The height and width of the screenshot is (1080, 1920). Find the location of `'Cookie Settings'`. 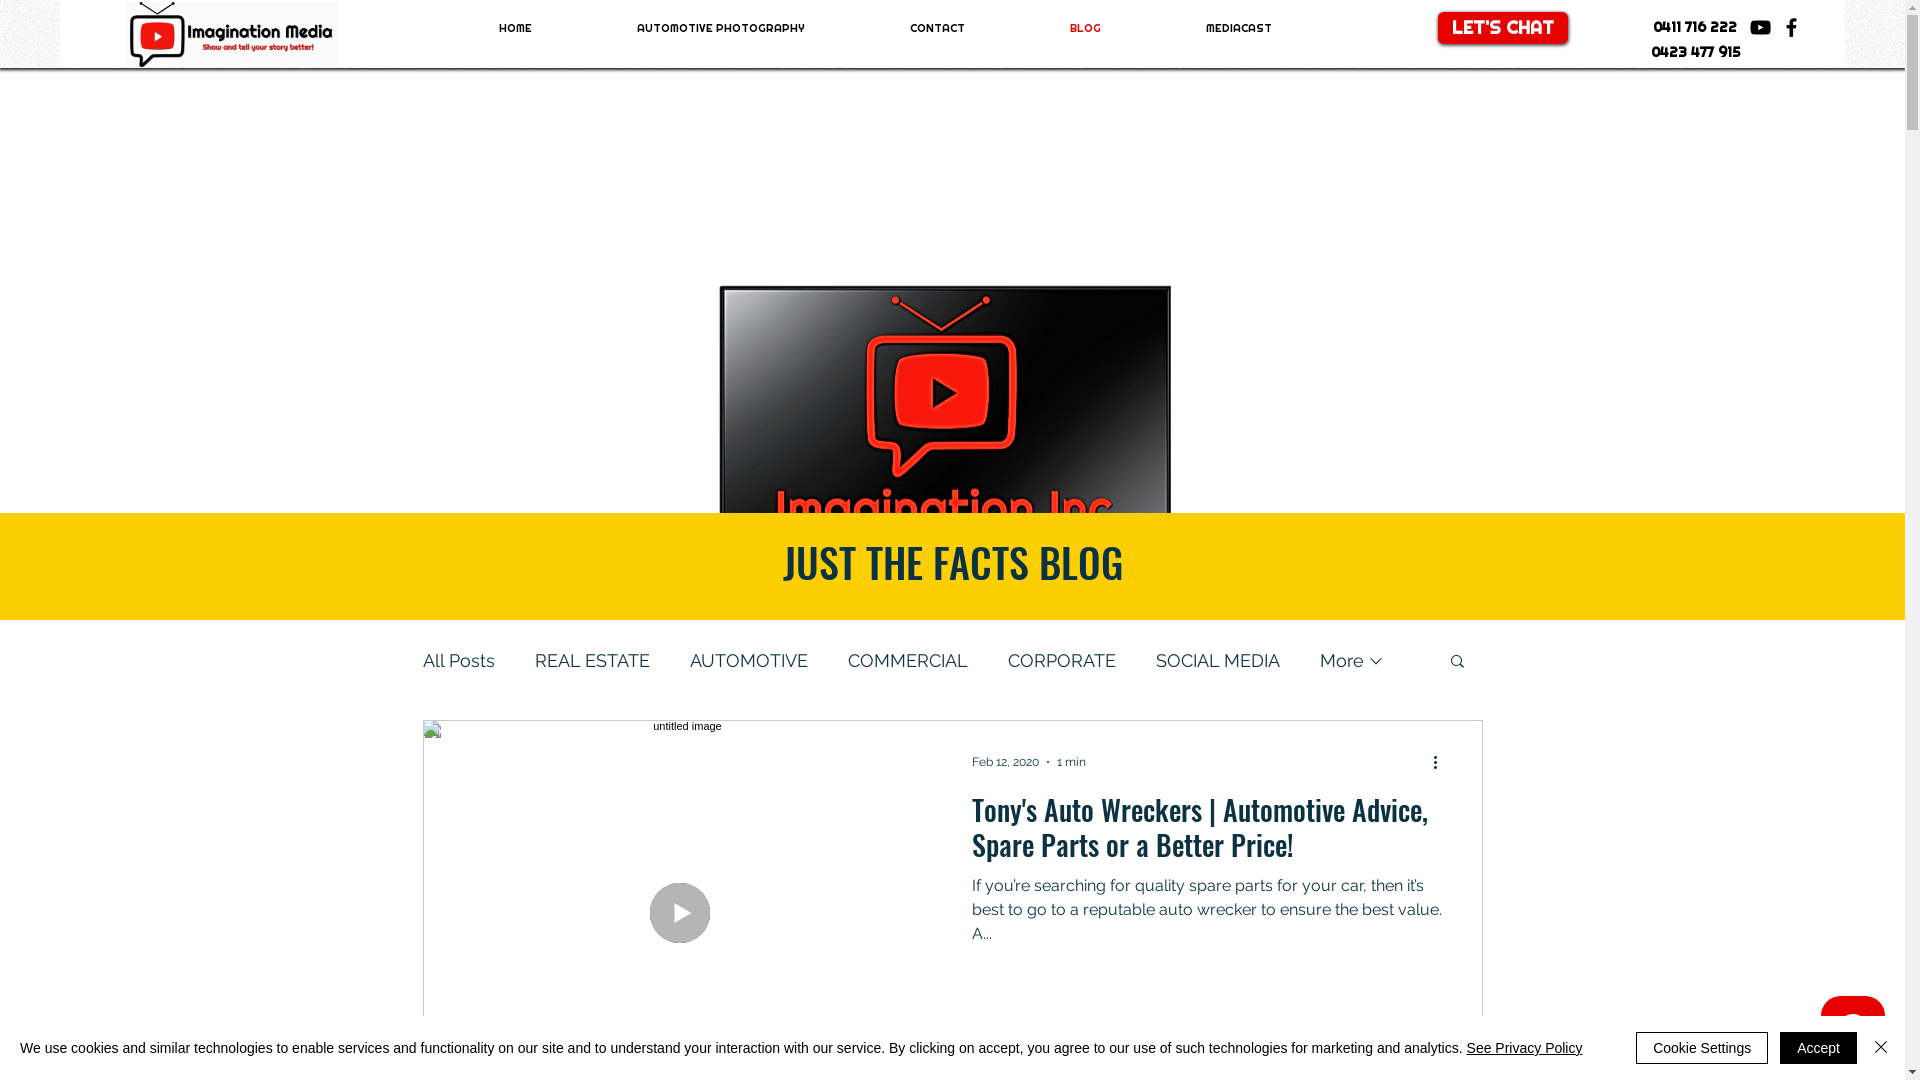

'Cookie Settings' is located at coordinates (1701, 1047).